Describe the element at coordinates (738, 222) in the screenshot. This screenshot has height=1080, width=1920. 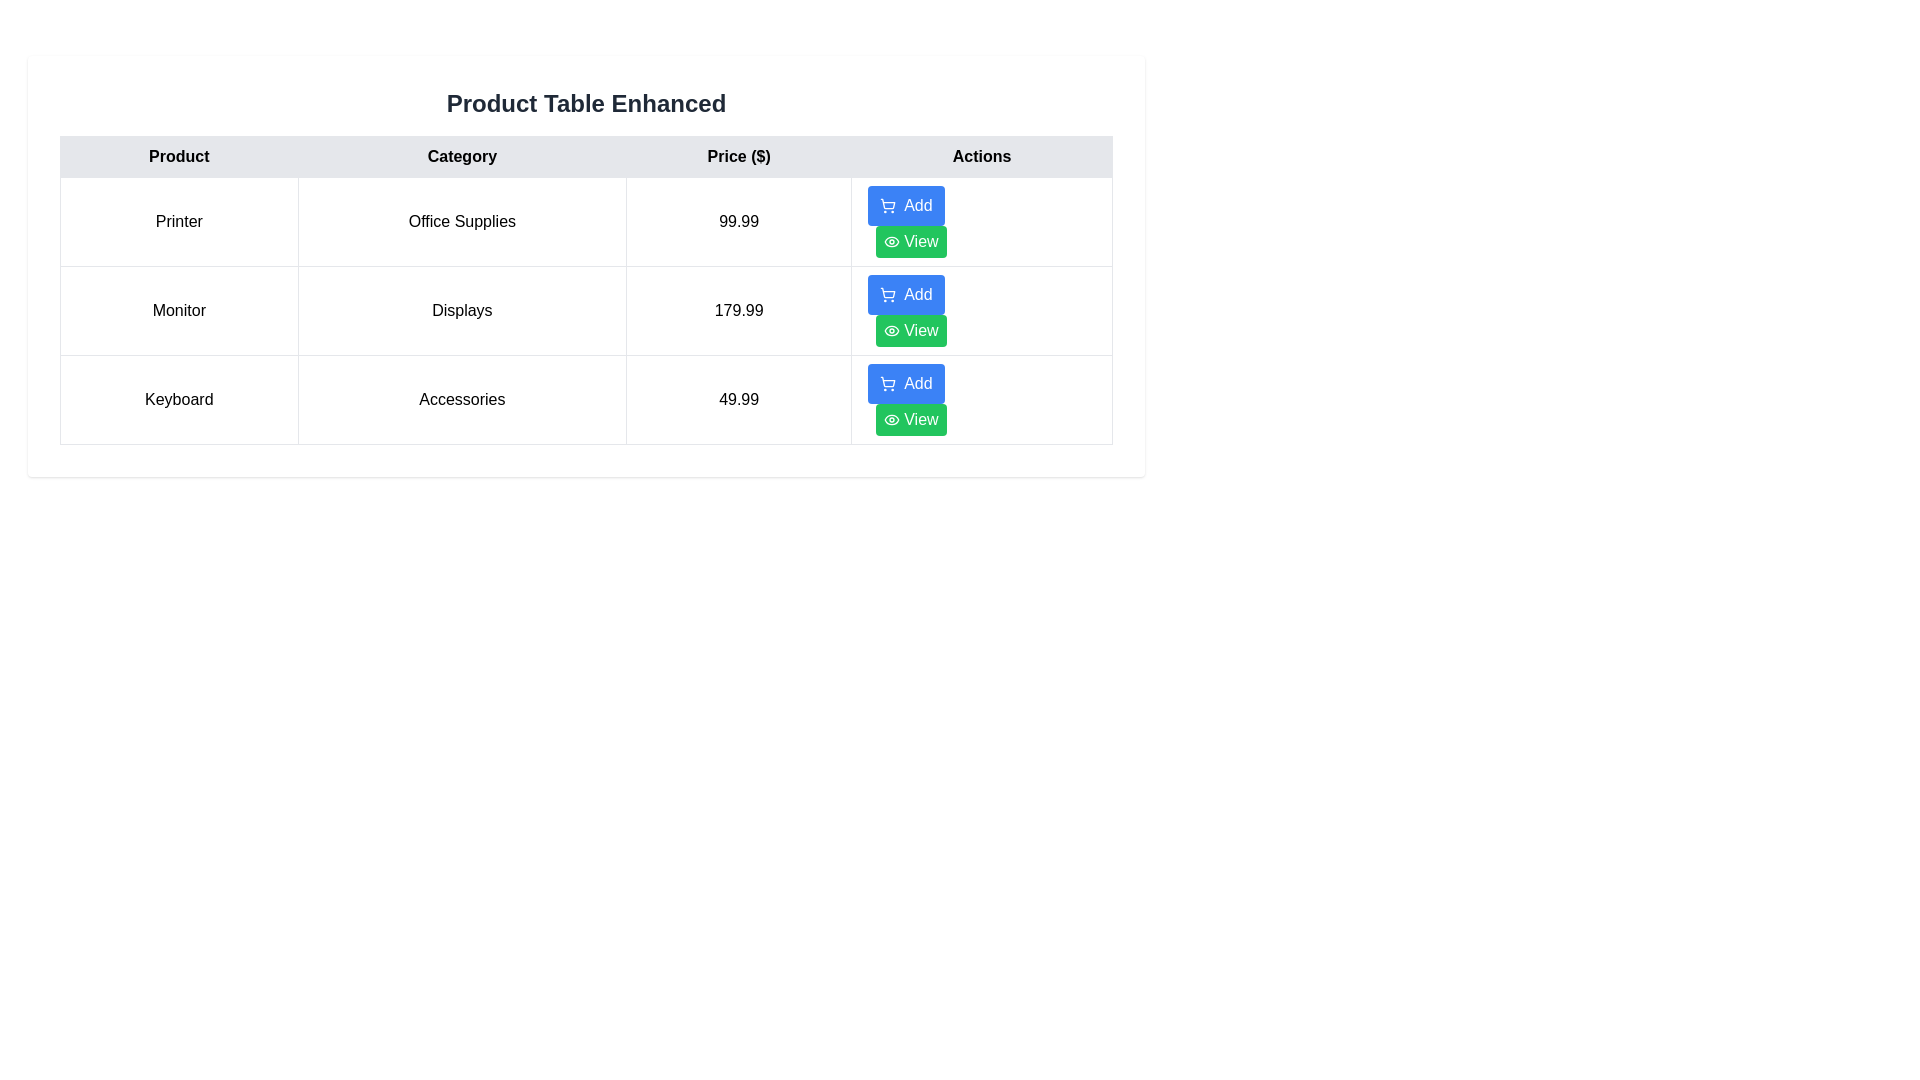
I see `the static text label displaying the price of the product 'Printer' located in the third column of the first row under the 'Price ($)' column` at that location.